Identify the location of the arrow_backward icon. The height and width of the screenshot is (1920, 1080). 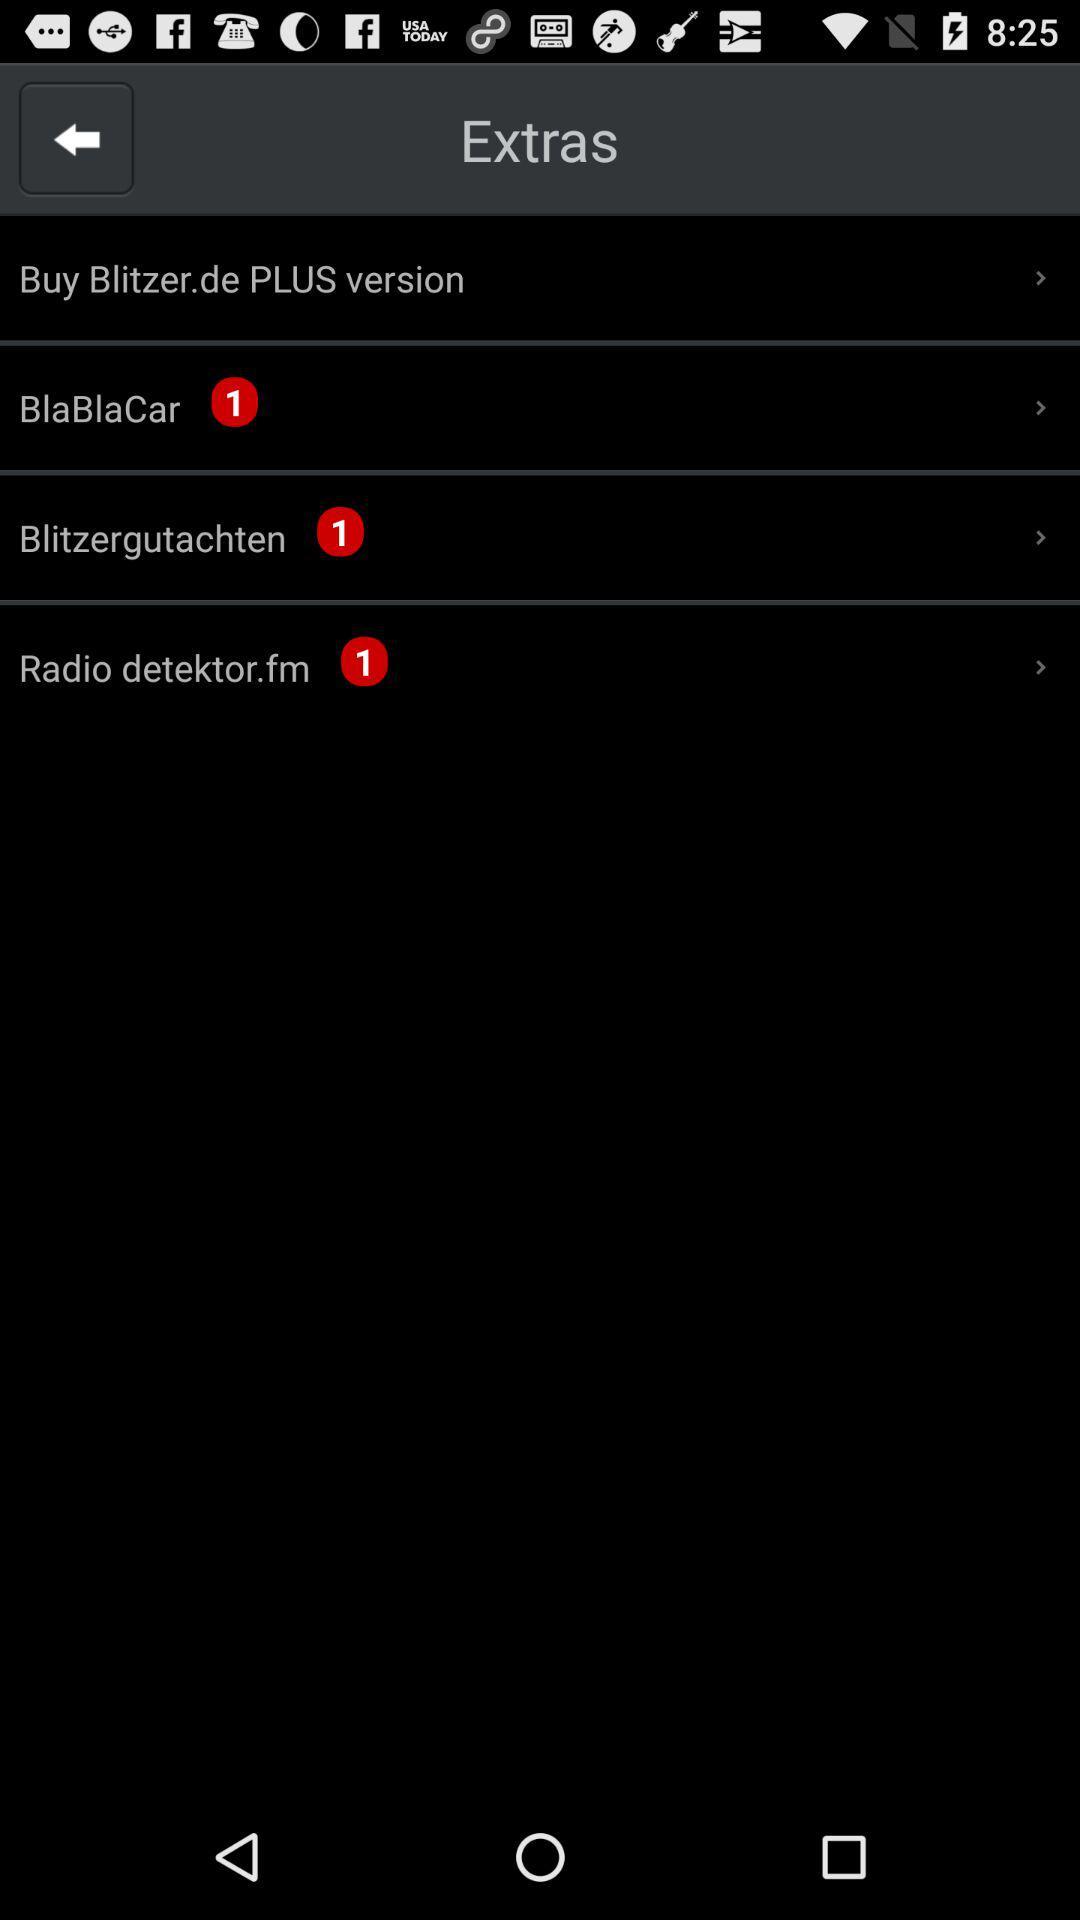
(75, 148).